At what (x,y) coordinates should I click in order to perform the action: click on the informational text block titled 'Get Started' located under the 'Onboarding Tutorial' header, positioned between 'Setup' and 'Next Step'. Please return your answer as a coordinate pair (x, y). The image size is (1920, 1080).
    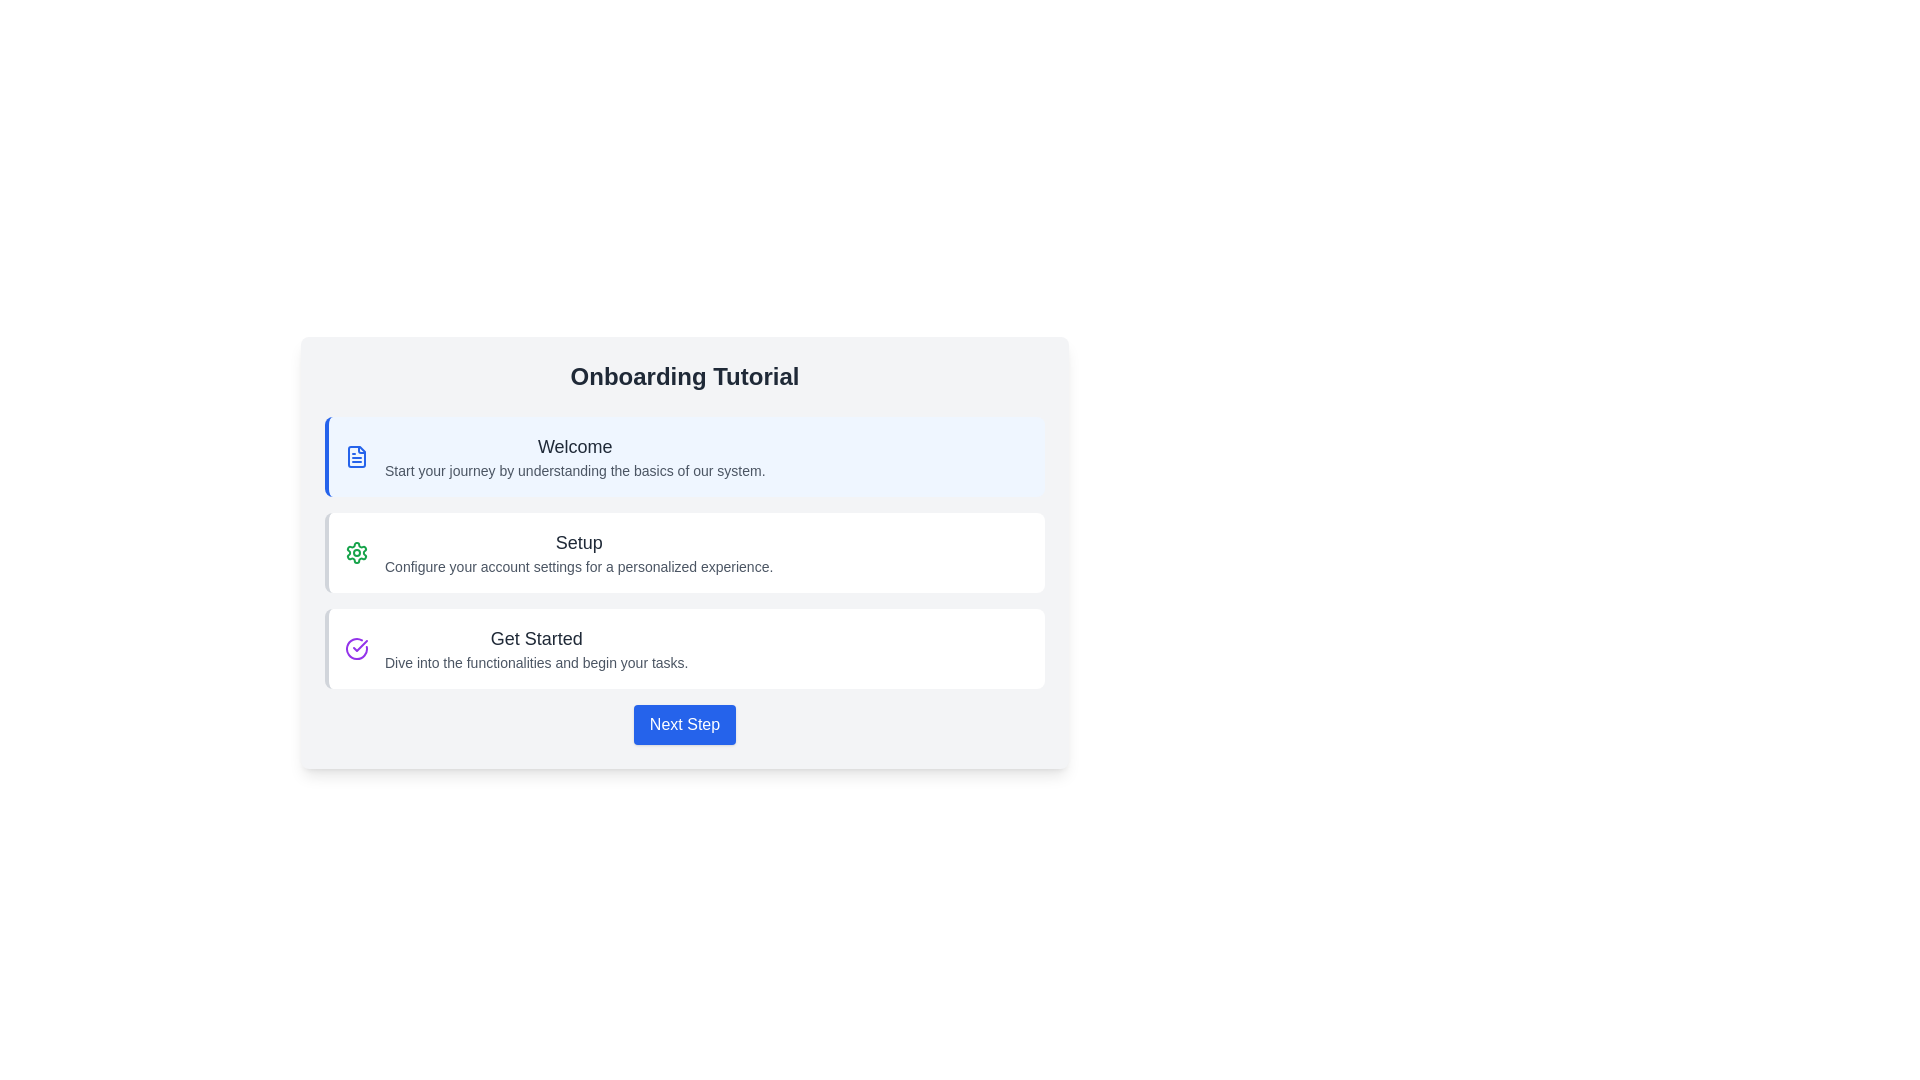
    Looking at the image, I should click on (536, 648).